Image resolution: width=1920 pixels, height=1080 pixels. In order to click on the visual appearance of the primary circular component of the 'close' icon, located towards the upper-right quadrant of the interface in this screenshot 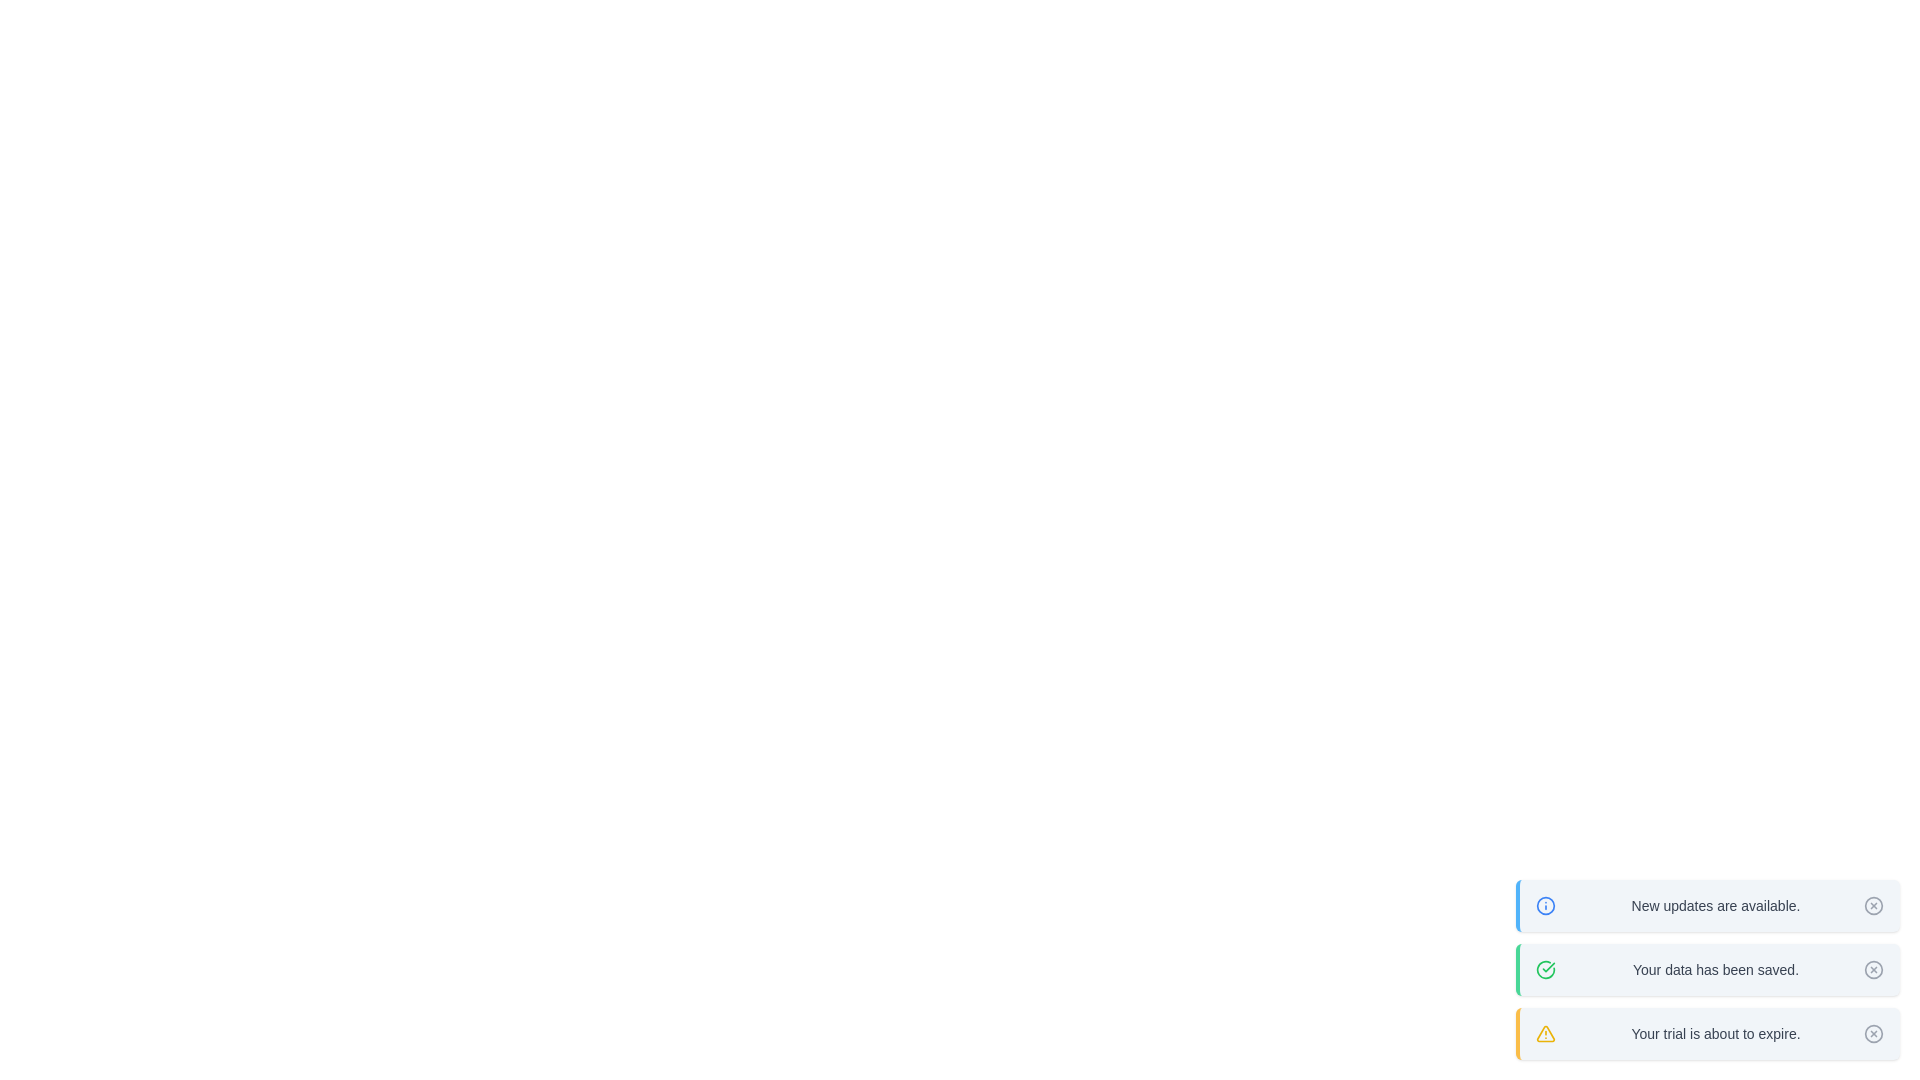, I will do `click(1872, 968)`.